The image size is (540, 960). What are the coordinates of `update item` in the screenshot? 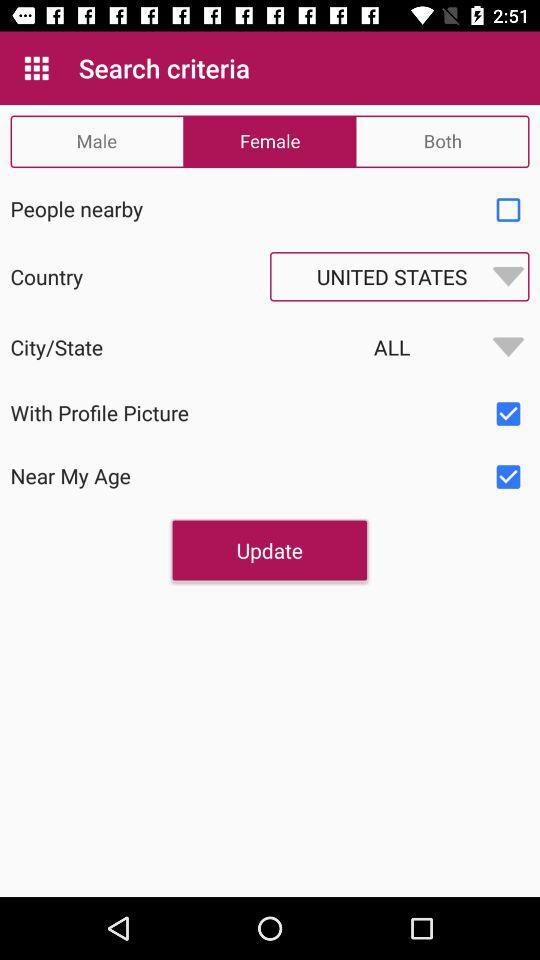 It's located at (269, 550).